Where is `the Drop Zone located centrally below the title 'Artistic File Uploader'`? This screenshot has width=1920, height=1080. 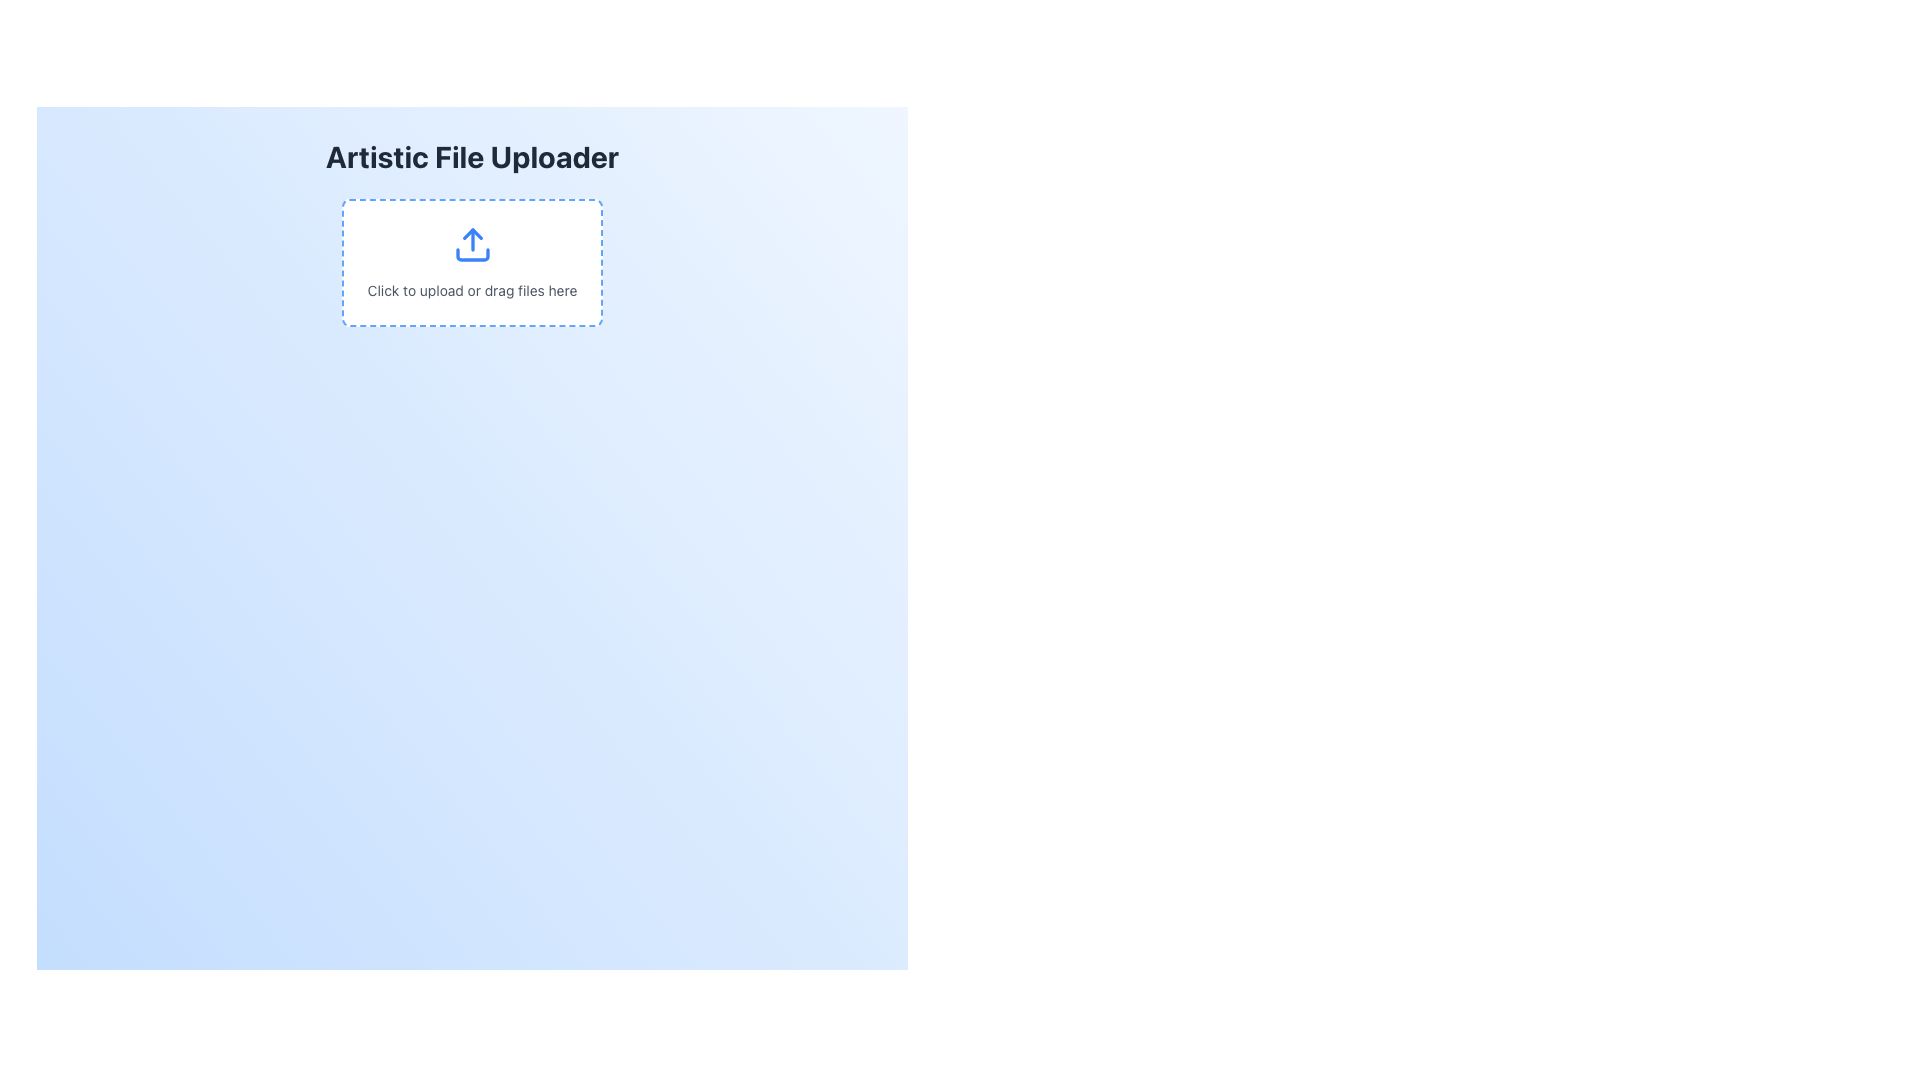
the Drop Zone located centrally below the title 'Artistic File Uploader' is located at coordinates (471, 261).